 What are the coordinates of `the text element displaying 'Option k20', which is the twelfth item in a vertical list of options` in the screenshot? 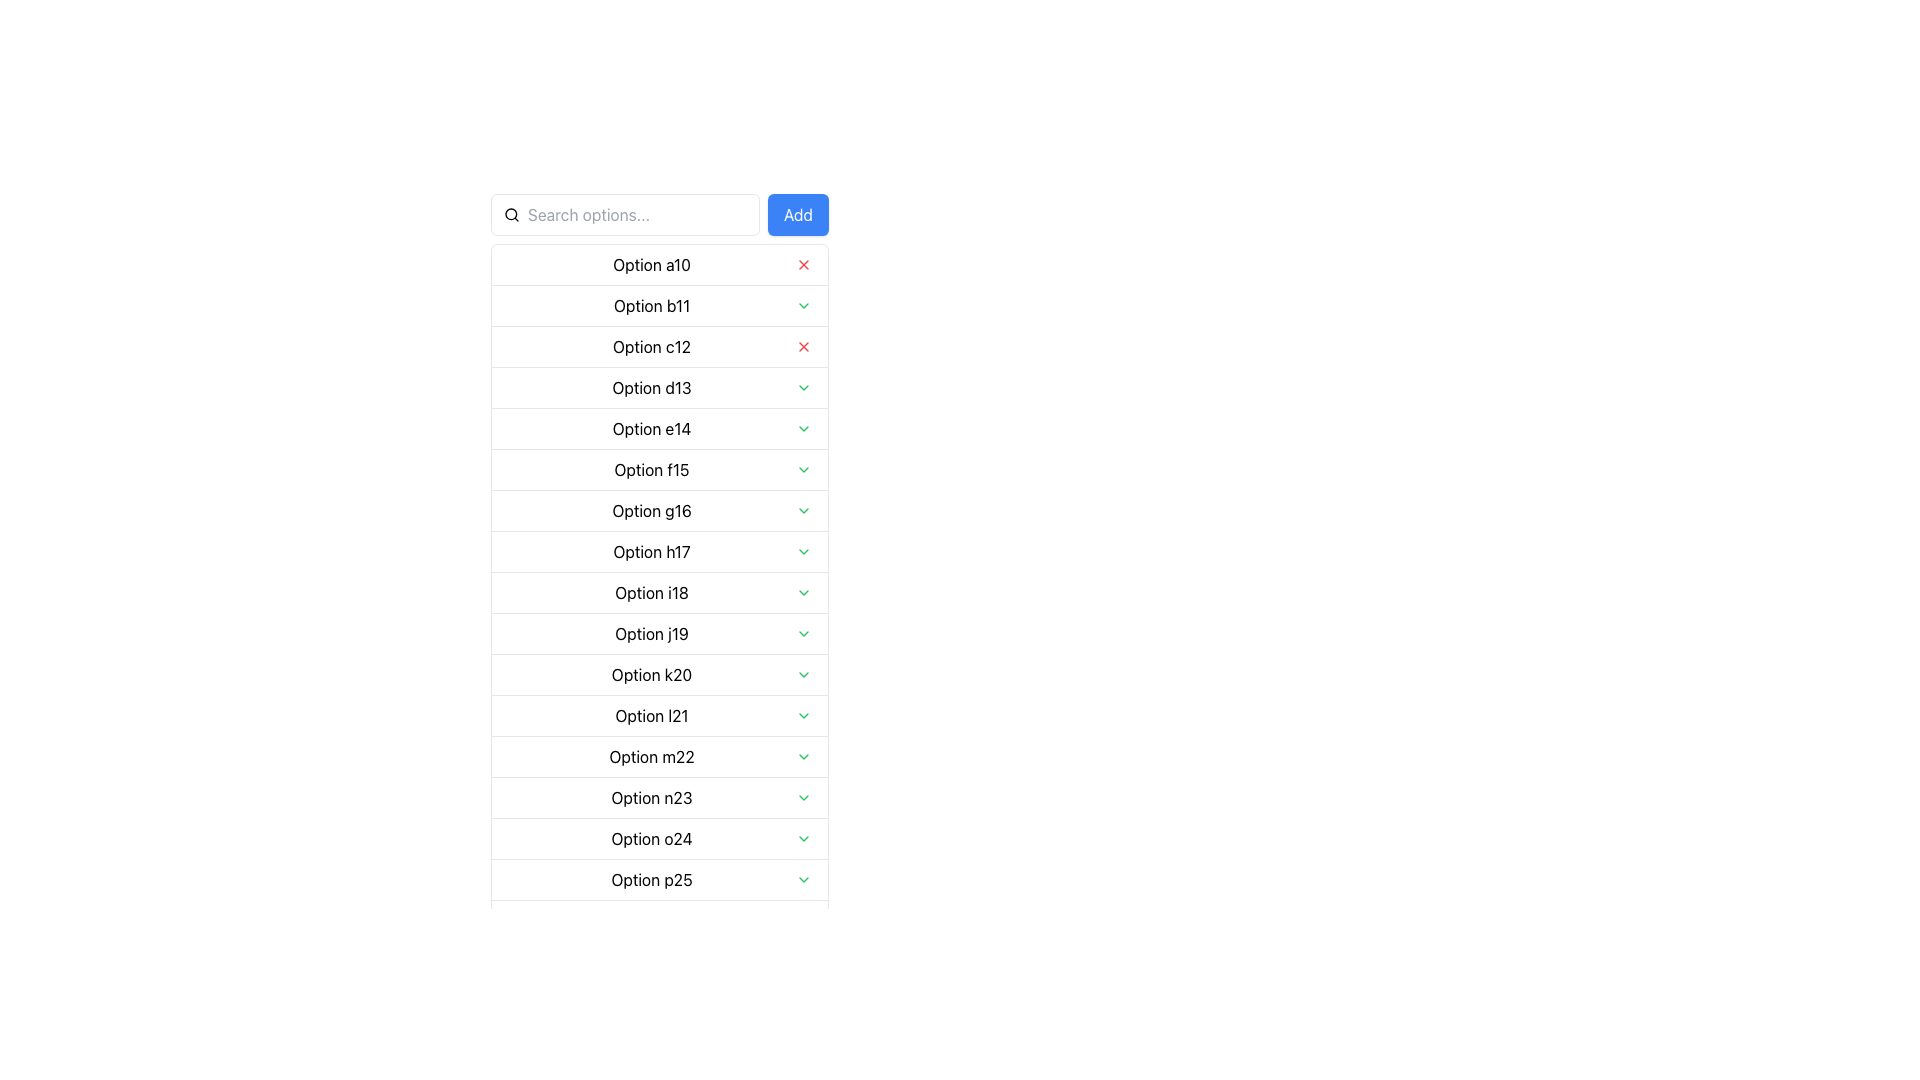 It's located at (652, 675).